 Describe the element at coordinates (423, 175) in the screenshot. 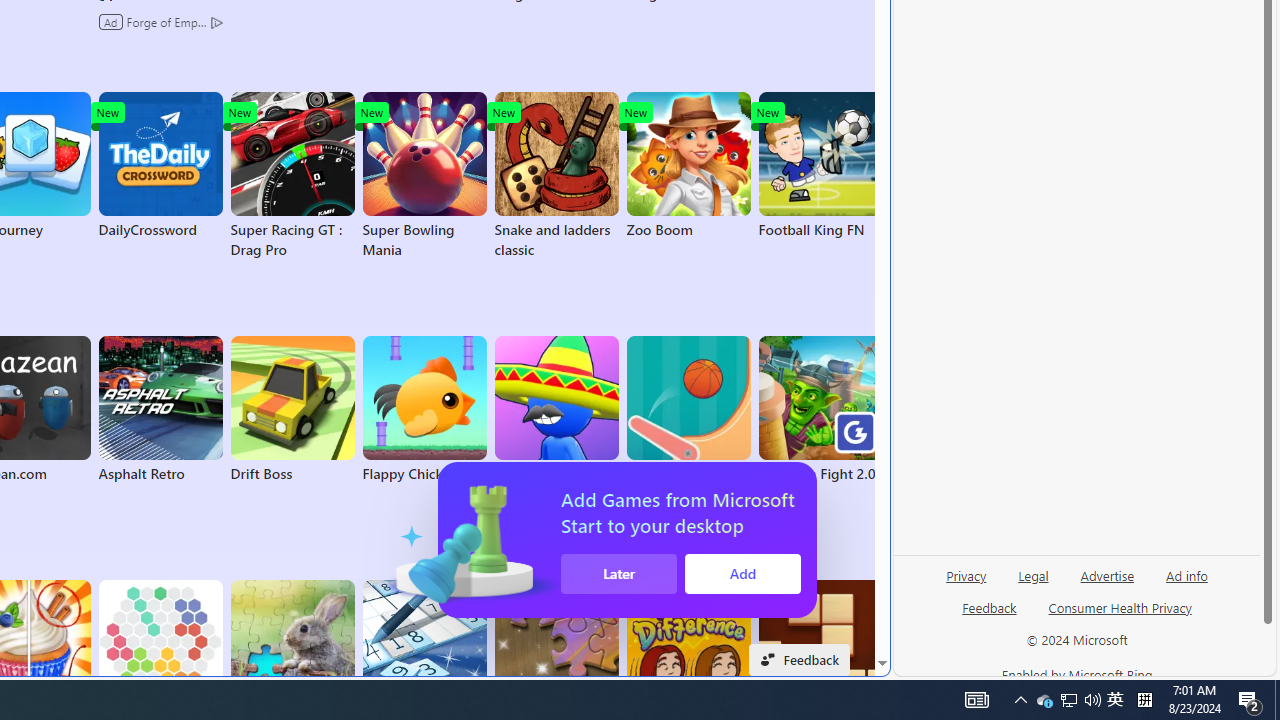

I see `'Super Bowling Mania'` at that location.